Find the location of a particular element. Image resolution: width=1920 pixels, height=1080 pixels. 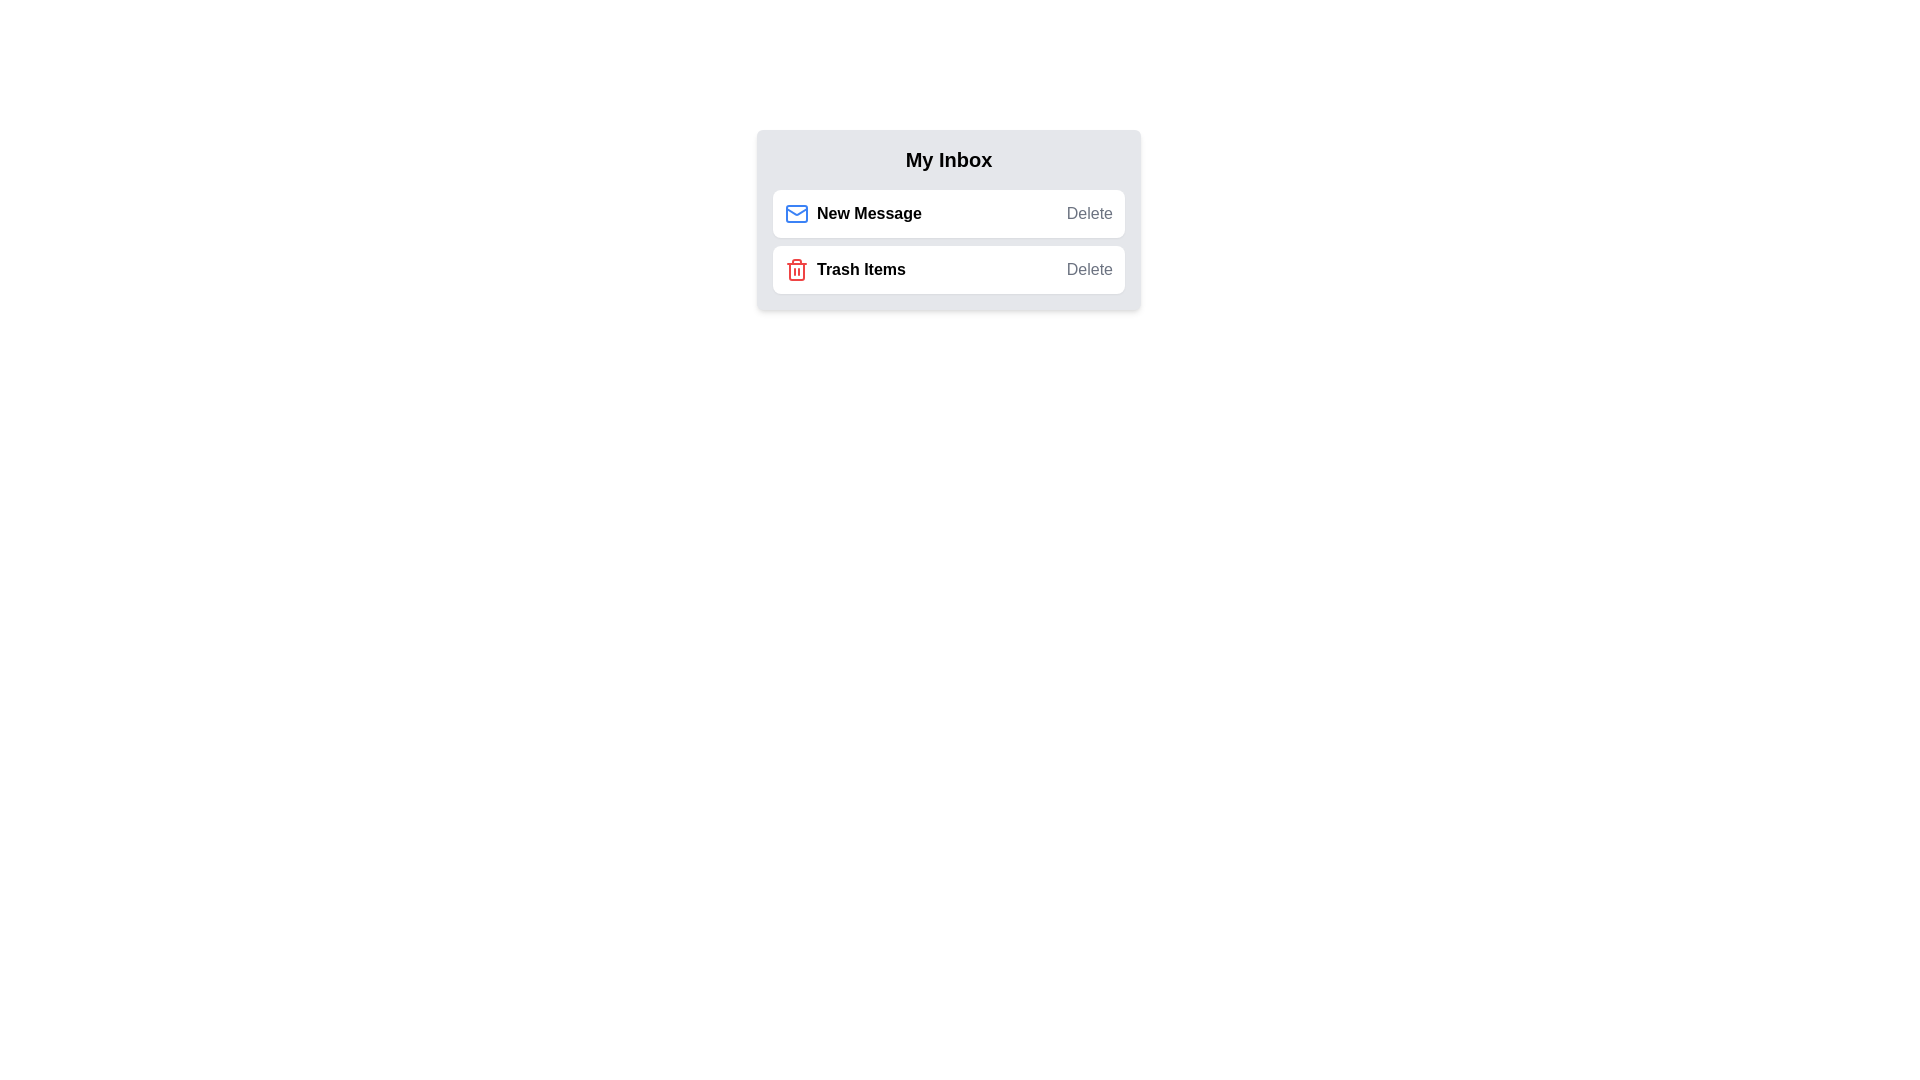

the text Trash Items to perform its associated action is located at coordinates (844, 270).